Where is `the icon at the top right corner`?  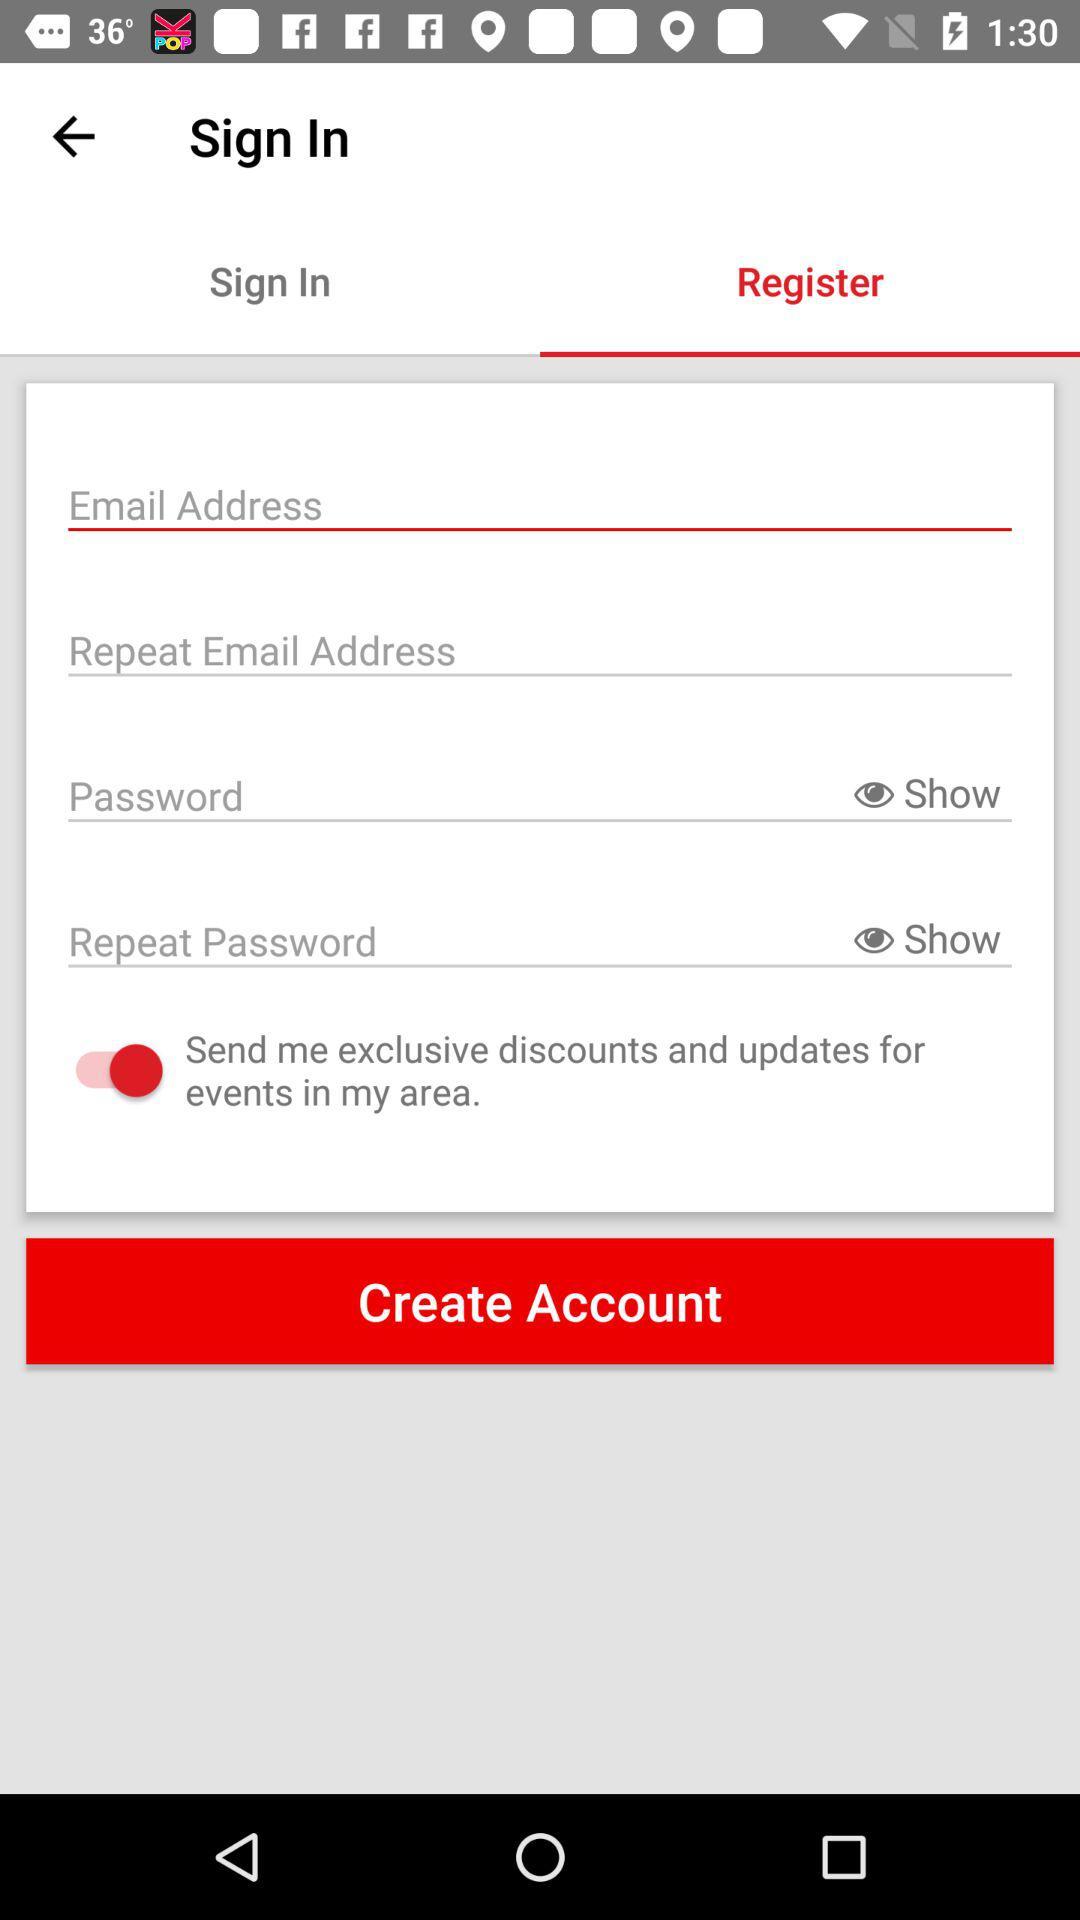
the icon at the top right corner is located at coordinates (810, 279).